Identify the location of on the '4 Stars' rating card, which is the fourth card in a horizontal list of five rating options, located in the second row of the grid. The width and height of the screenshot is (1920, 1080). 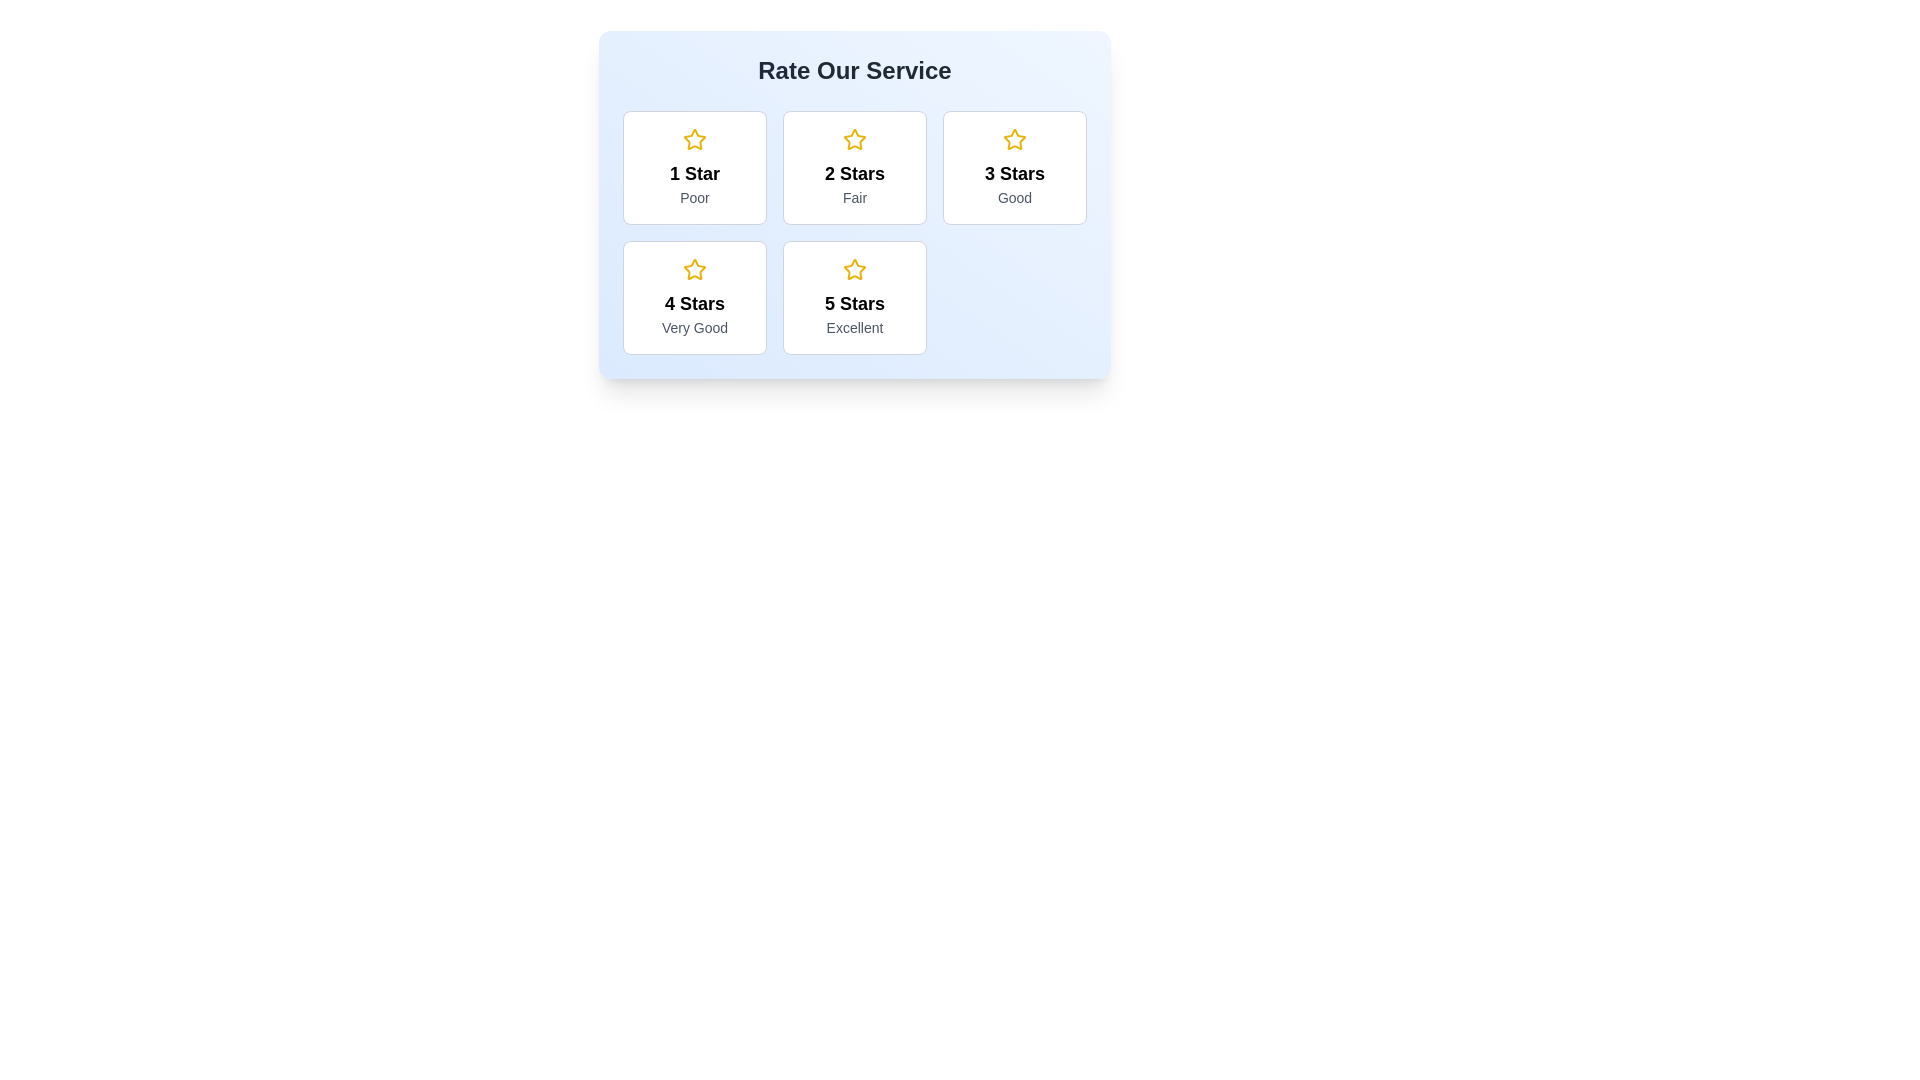
(695, 297).